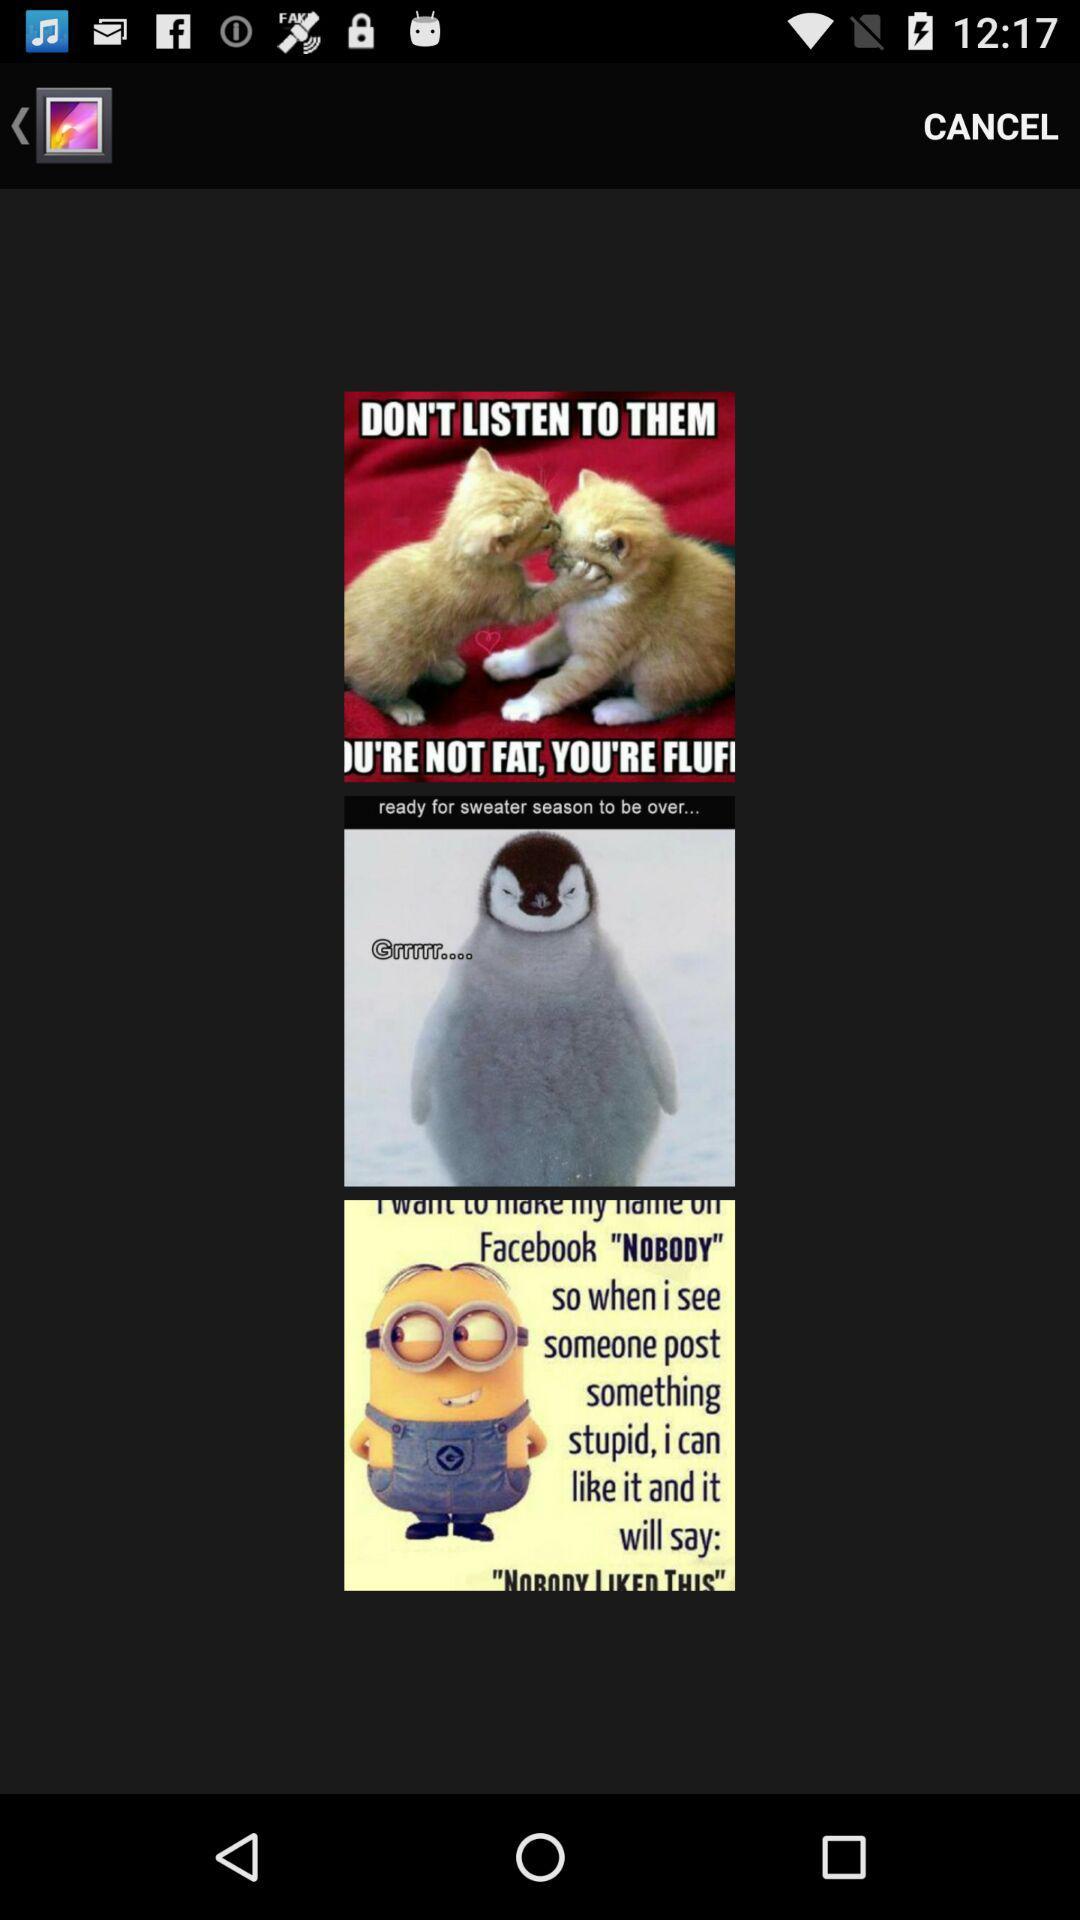 This screenshot has height=1920, width=1080. Describe the element at coordinates (991, 124) in the screenshot. I see `the cancel` at that location.